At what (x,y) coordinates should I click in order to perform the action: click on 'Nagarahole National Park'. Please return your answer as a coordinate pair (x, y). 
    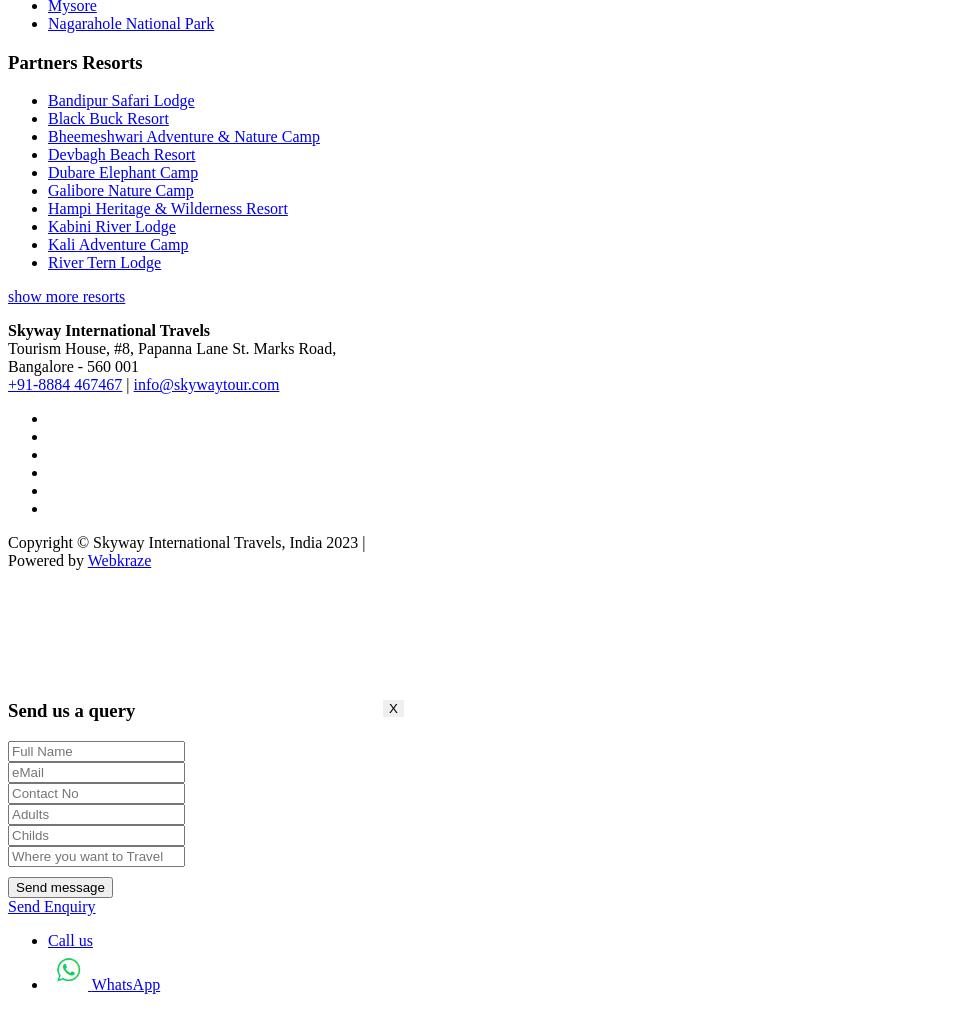
    Looking at the image, I should click on (129, 21).